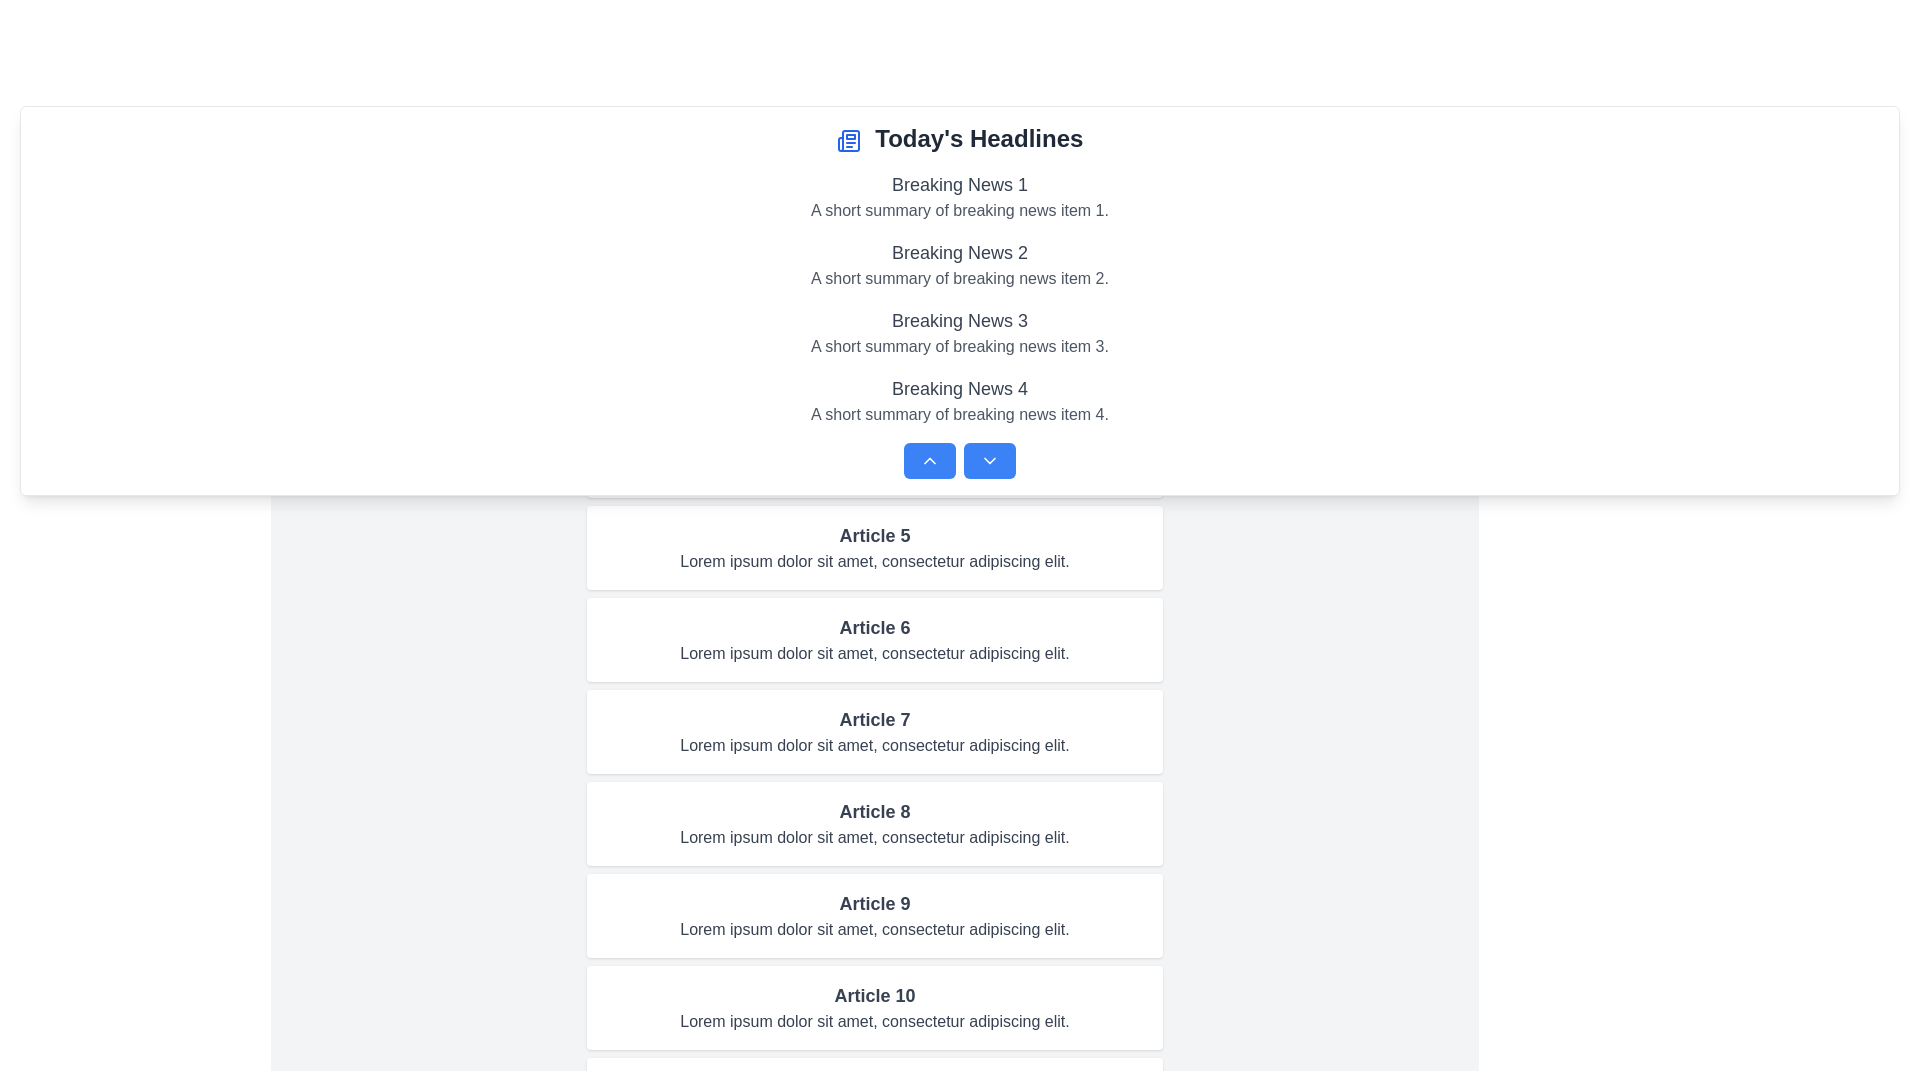 The width and height of the screenshot is (1920, 1080). Describe the element at coordinates (960, 185) in the screenshot. I see `the headline Text Label for breaking news located at the top of the 'Today's Headlines' list` at that location.